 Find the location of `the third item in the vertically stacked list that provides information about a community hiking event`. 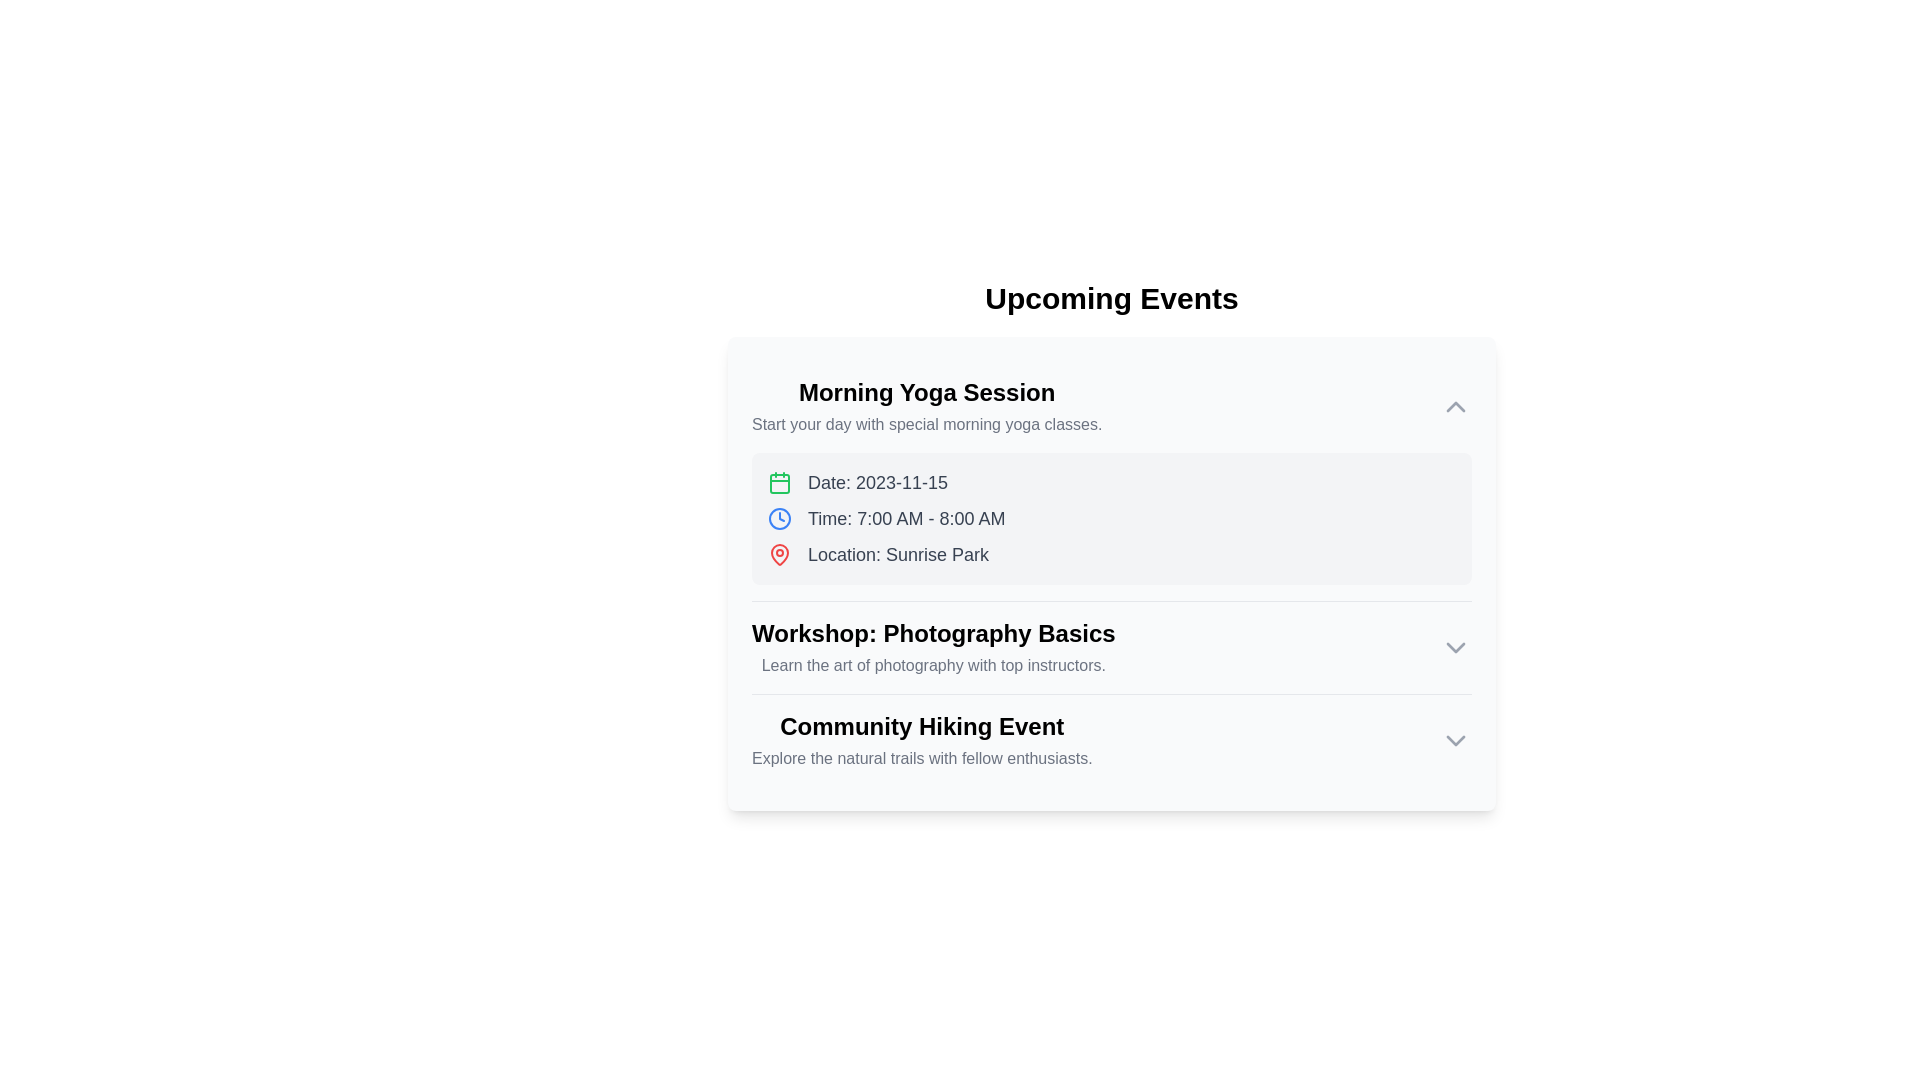

the third item in the vertically stacked list that provides information about a community hiking event is located at coordinates (1111, 740).